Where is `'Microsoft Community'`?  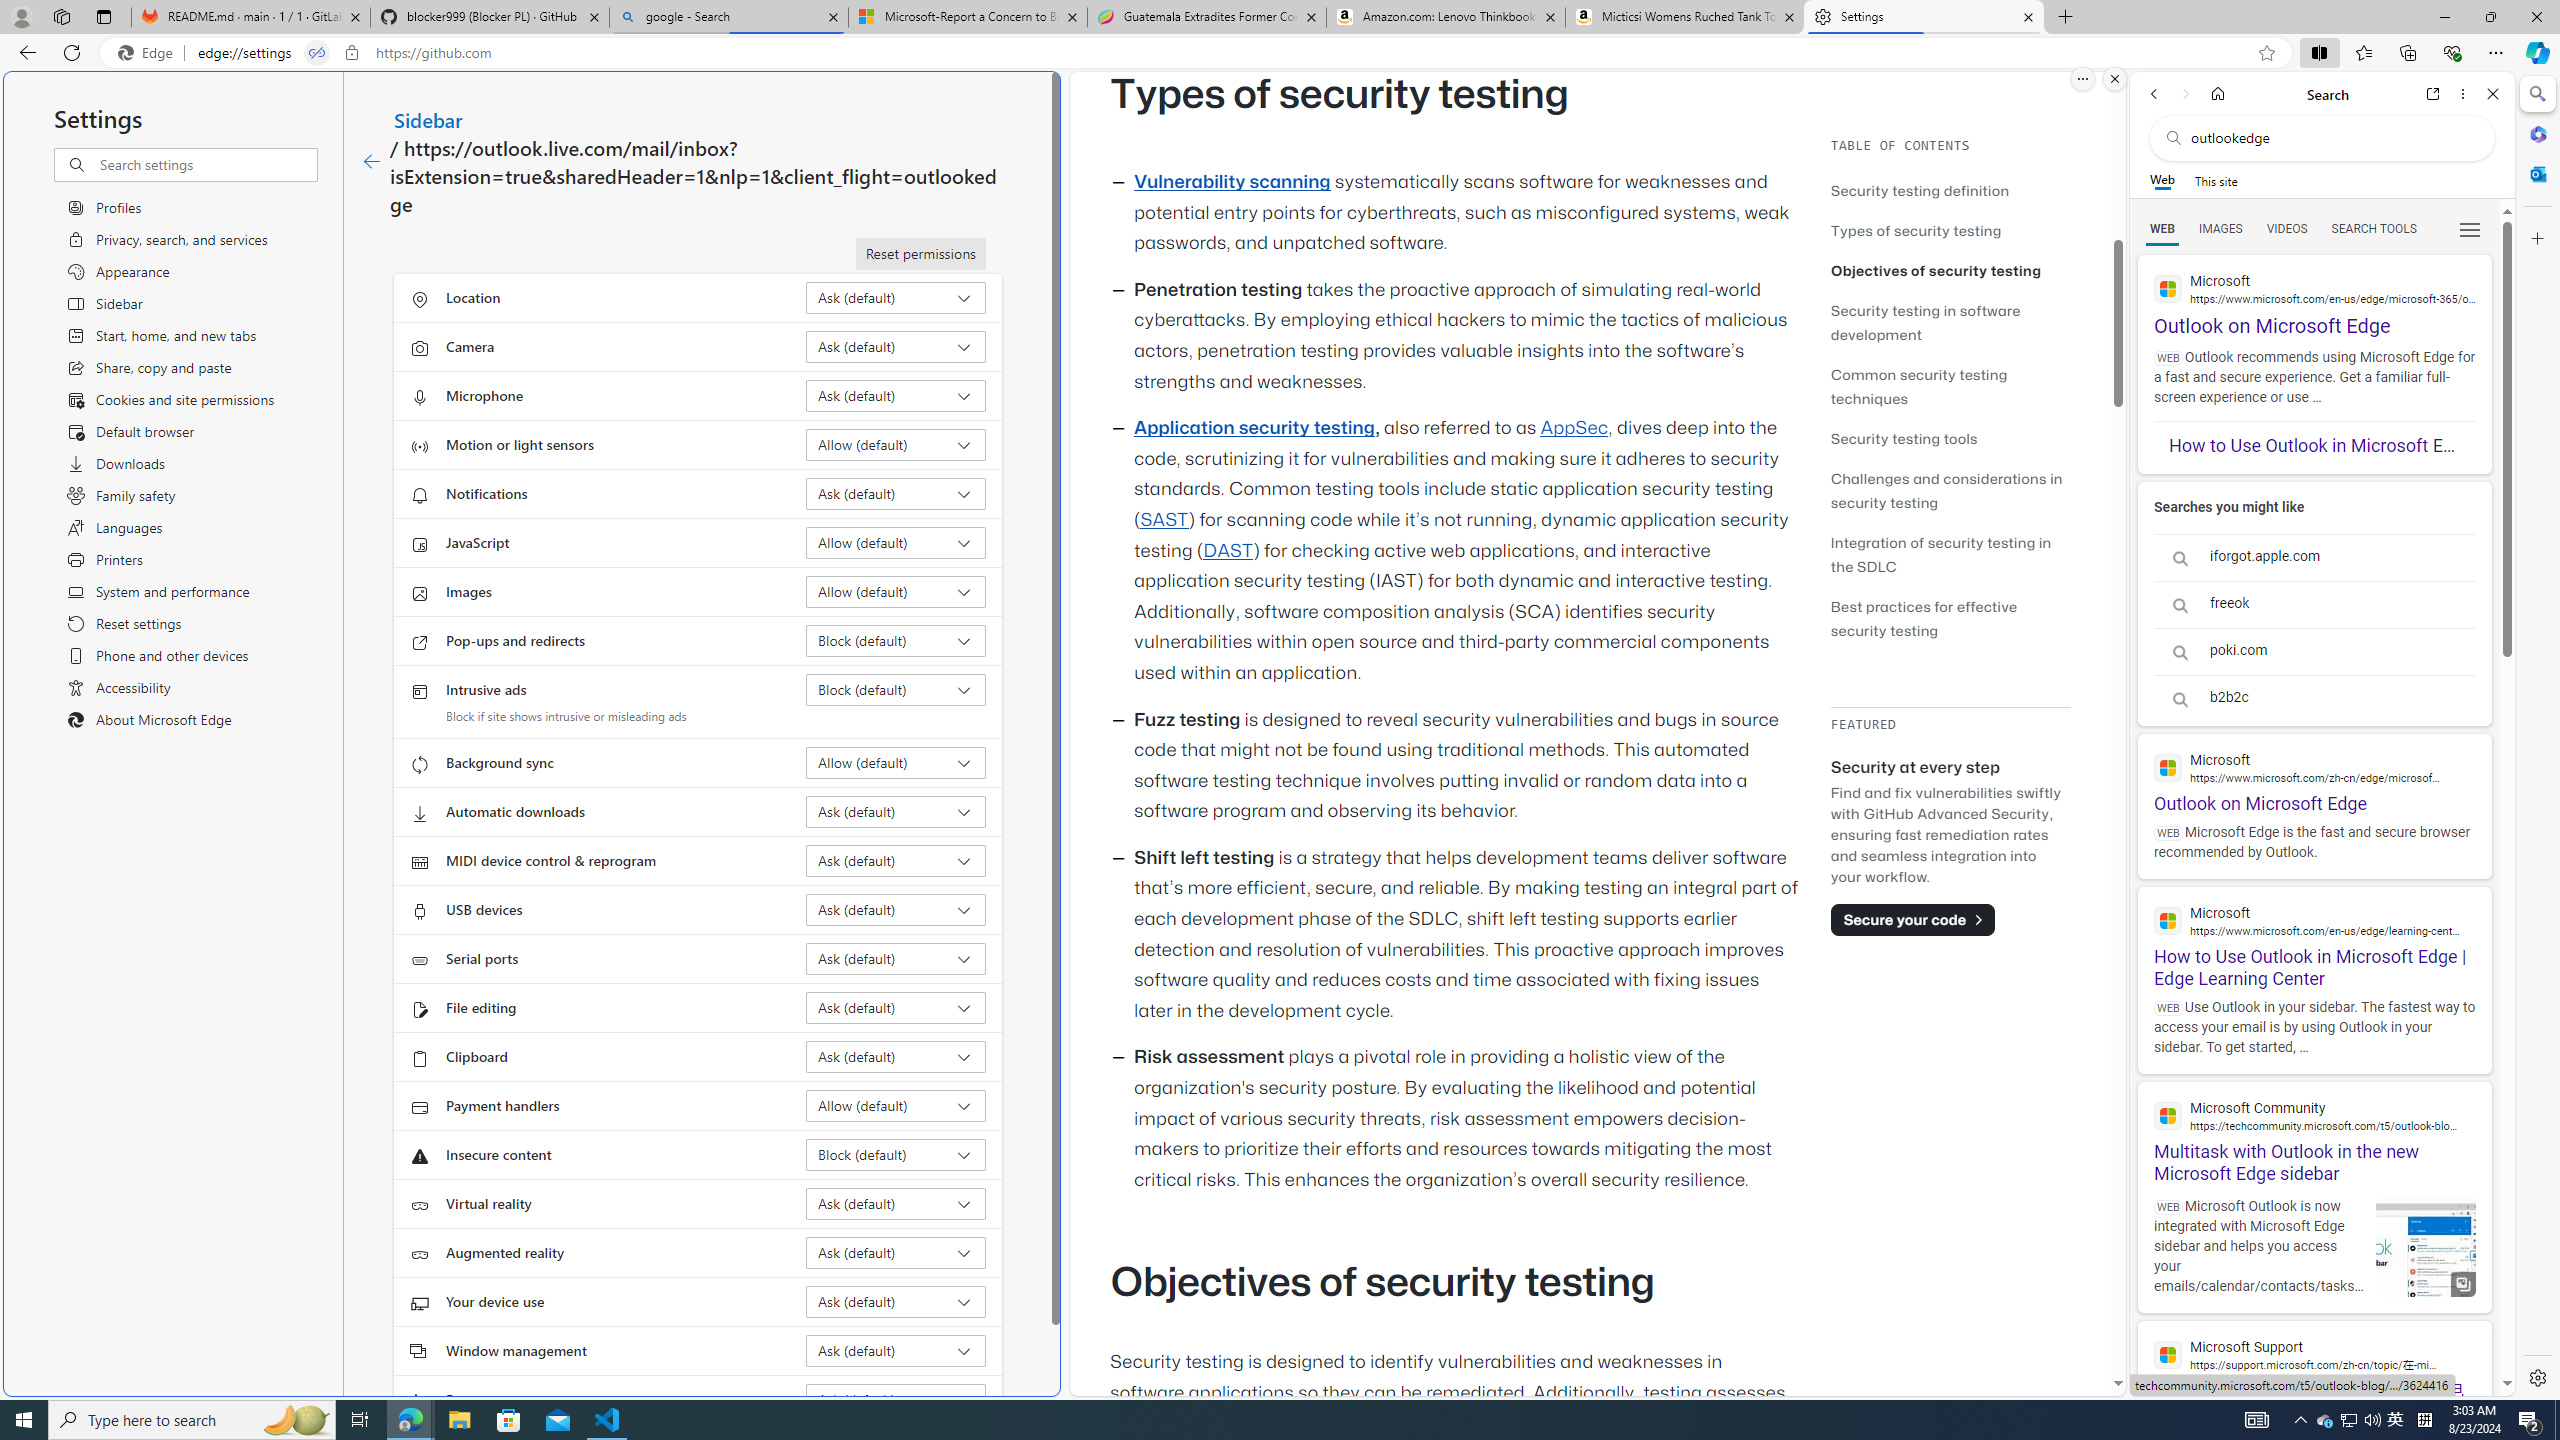 'Microsoft Community' is located at coordinates (2314, 1114).